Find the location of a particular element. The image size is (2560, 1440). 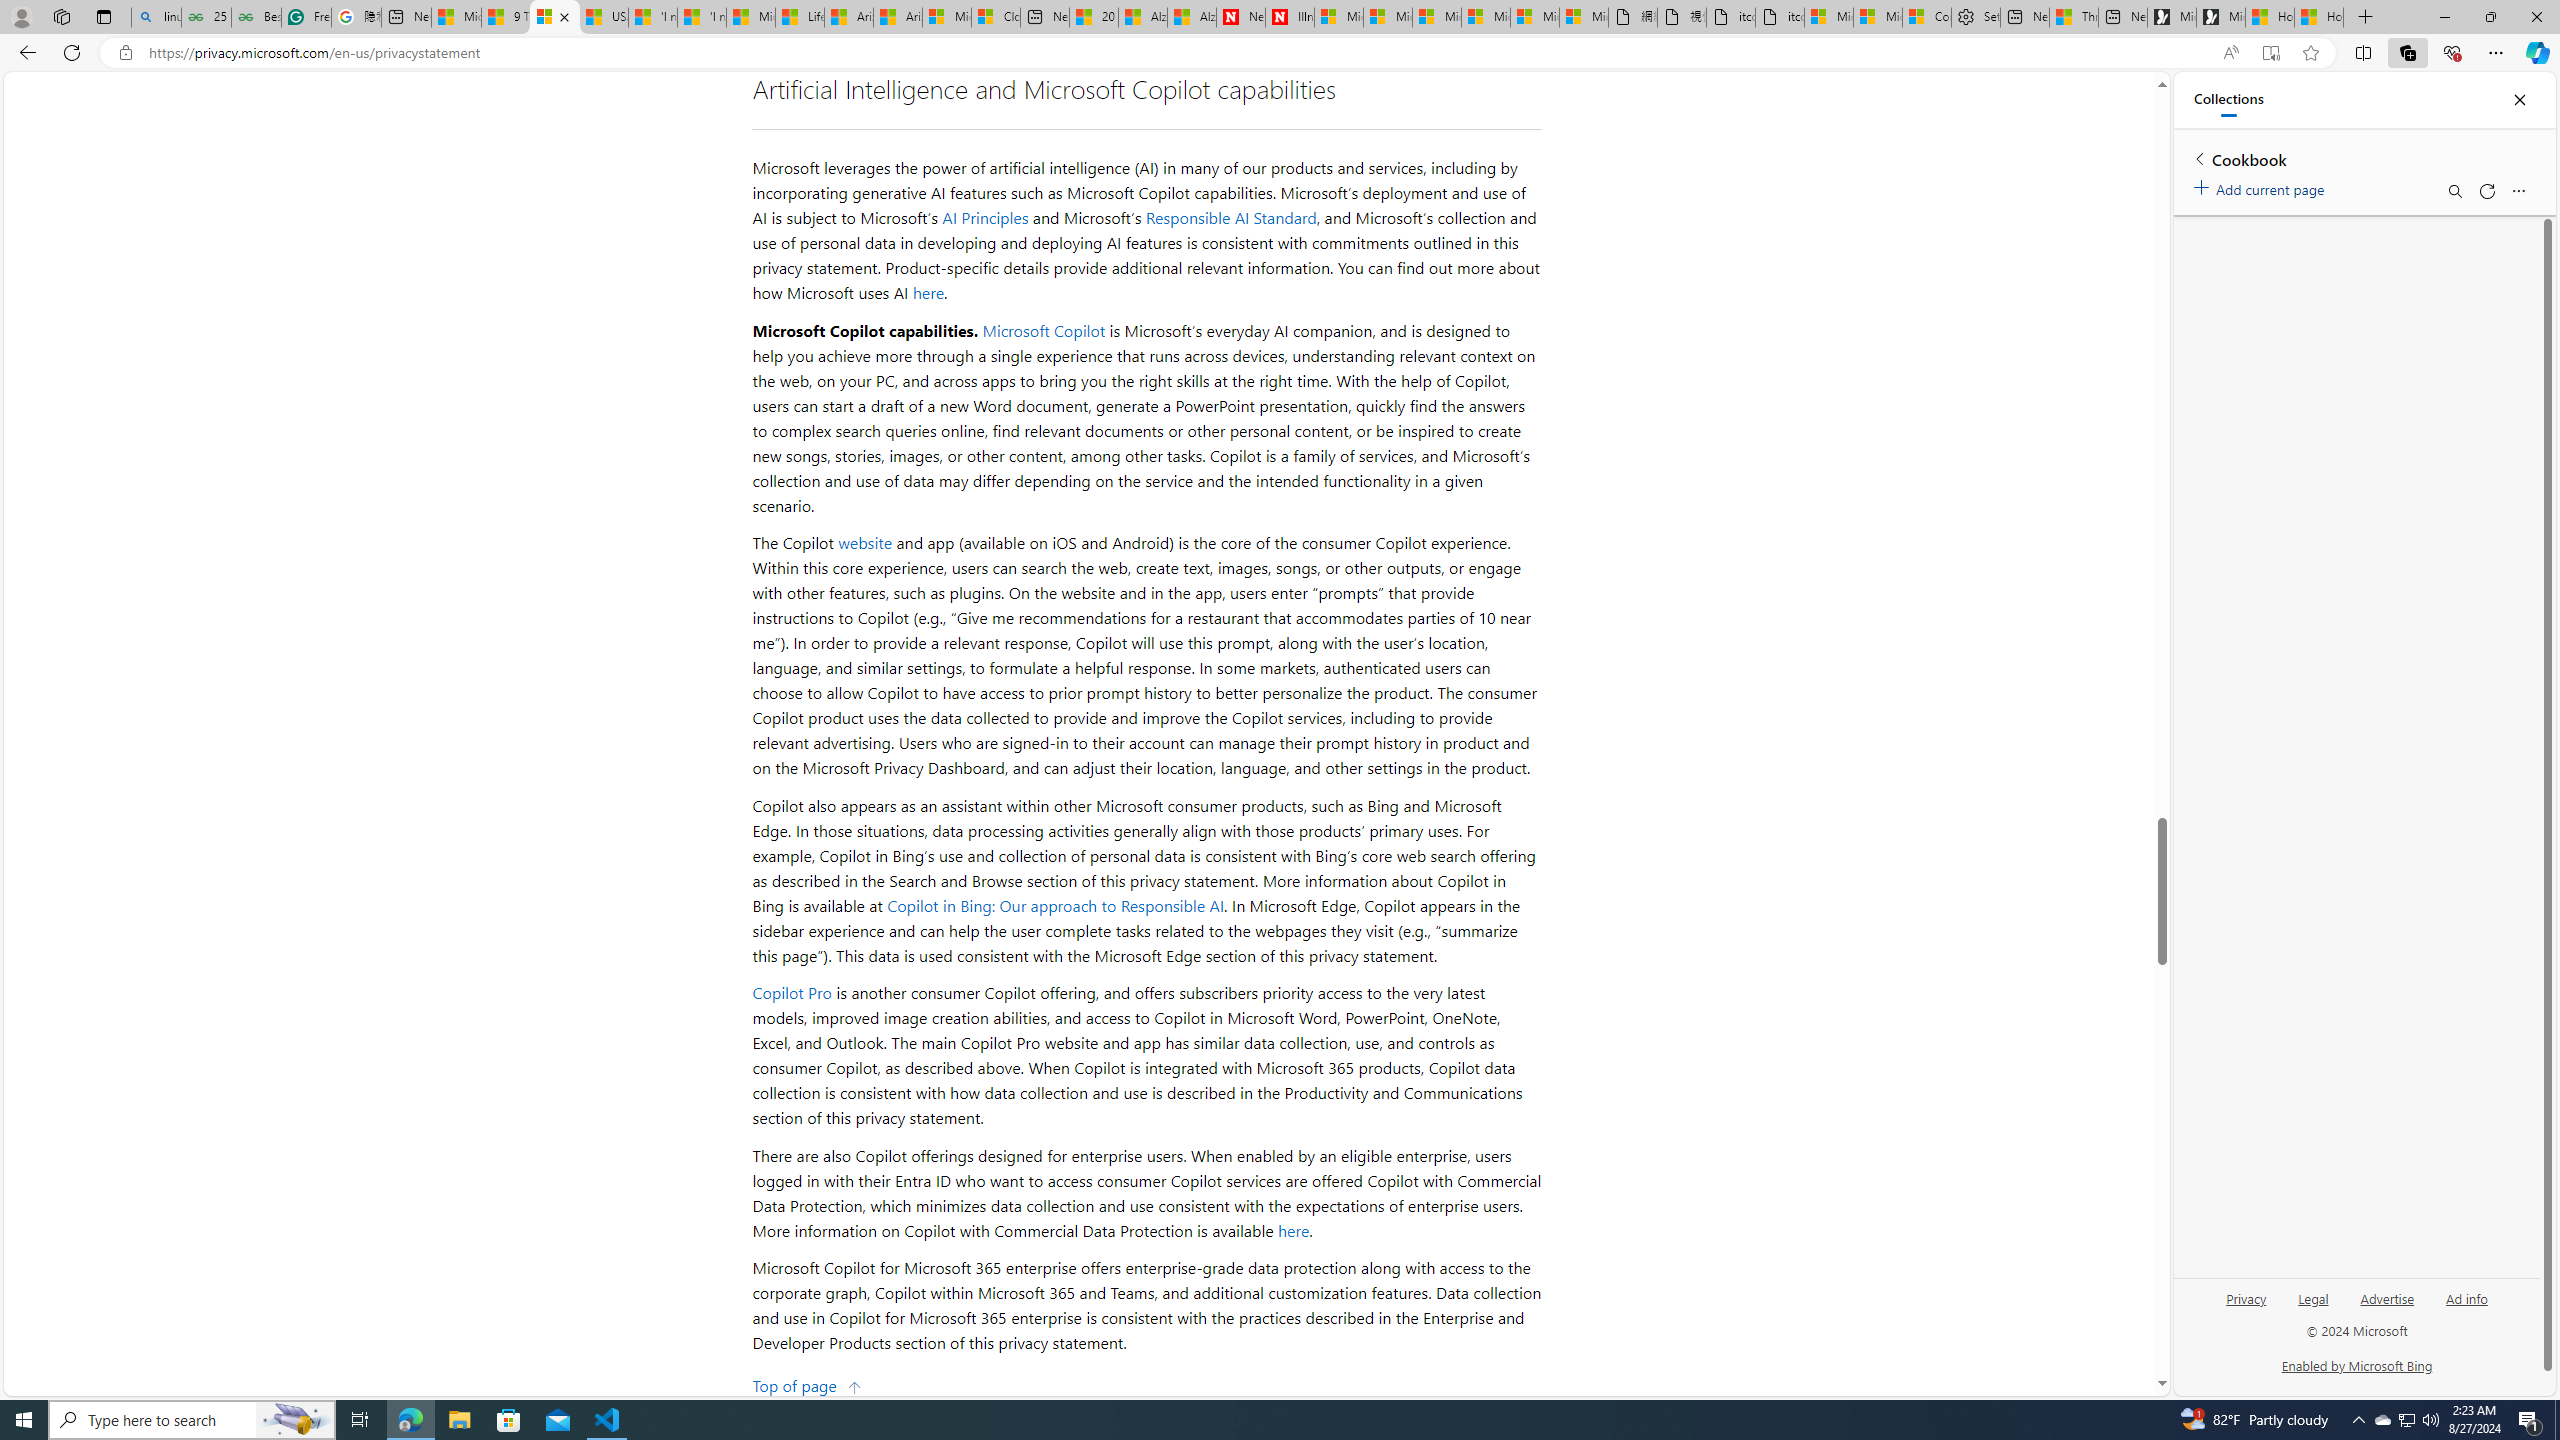

'Microsoft Copilot' is located at coordinates (1043, 329).